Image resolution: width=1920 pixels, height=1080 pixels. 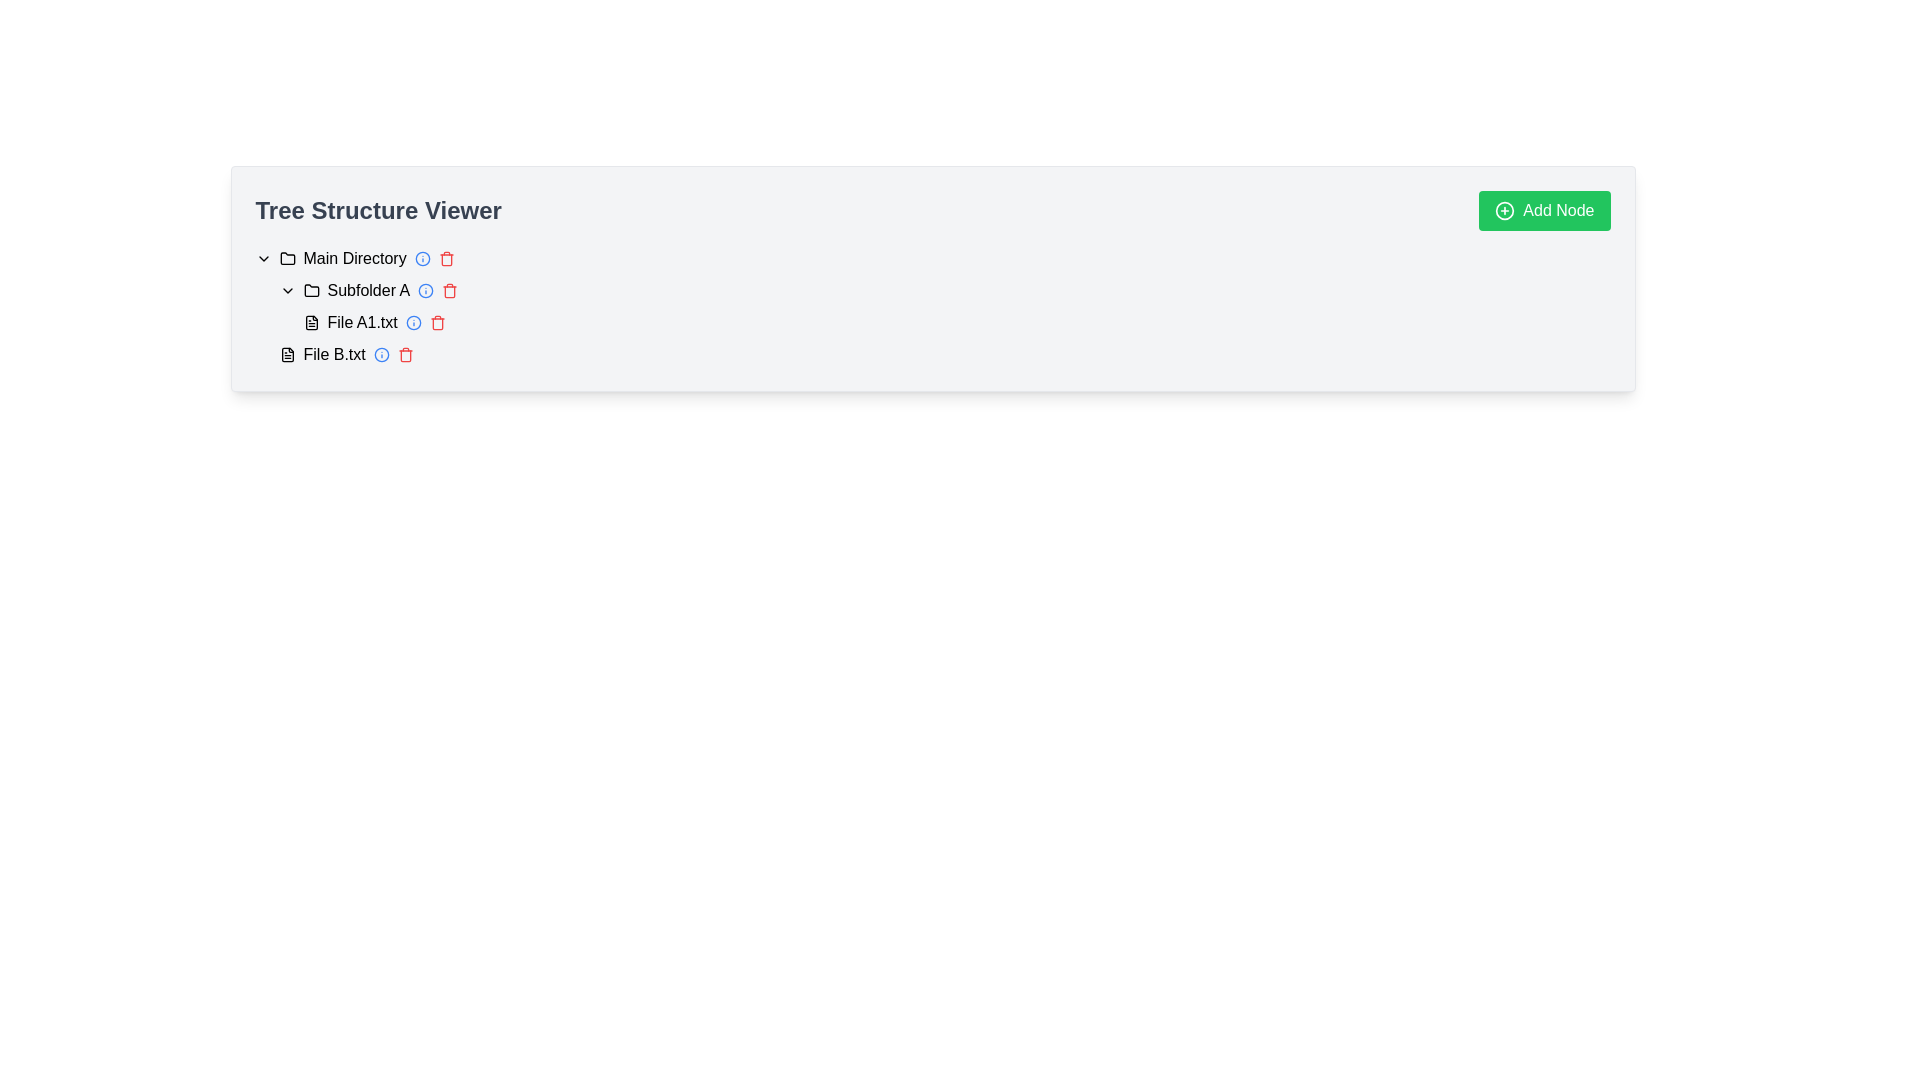 I want to click on the small rectangular file icon representing 'File A1.txt', which is located to the left of the file name text in the tree structure viewer, so click(x=310, y=322).